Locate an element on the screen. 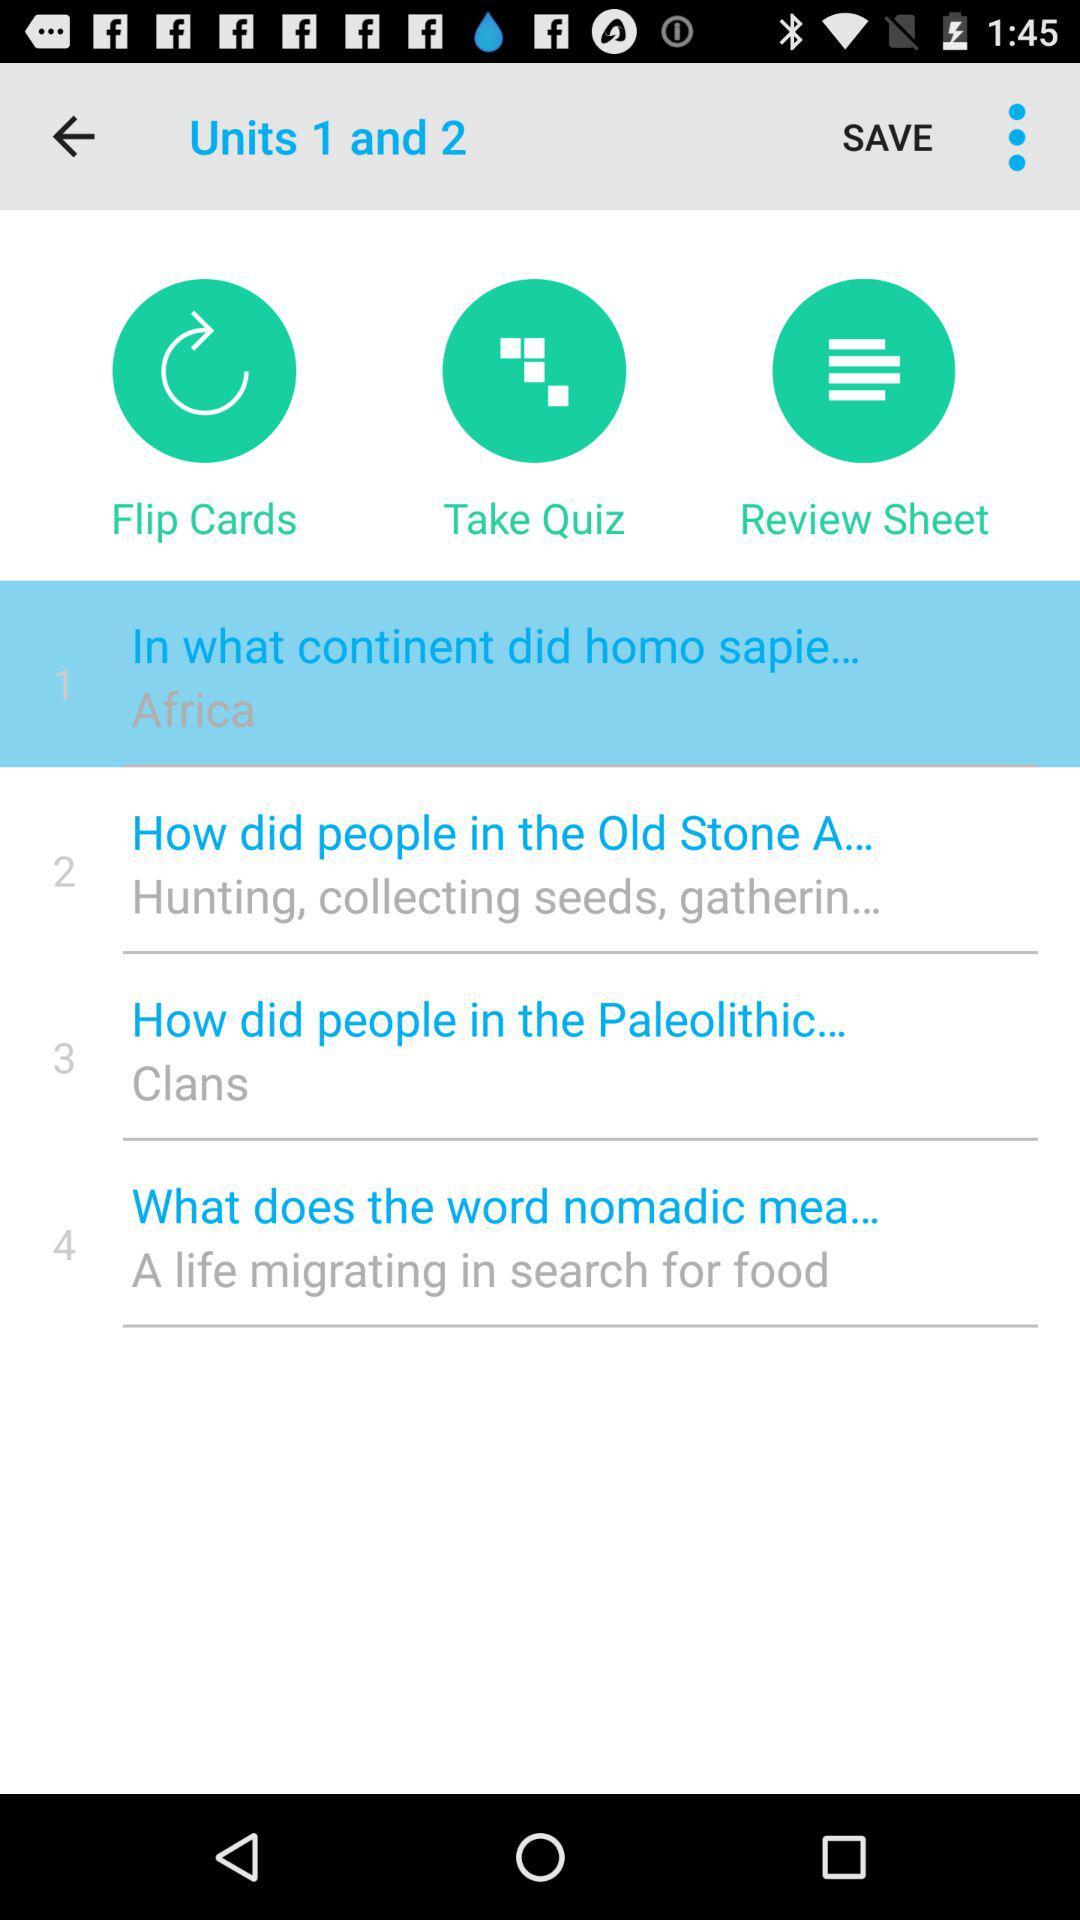  the flip cards item is located at coordinates (204, 517).